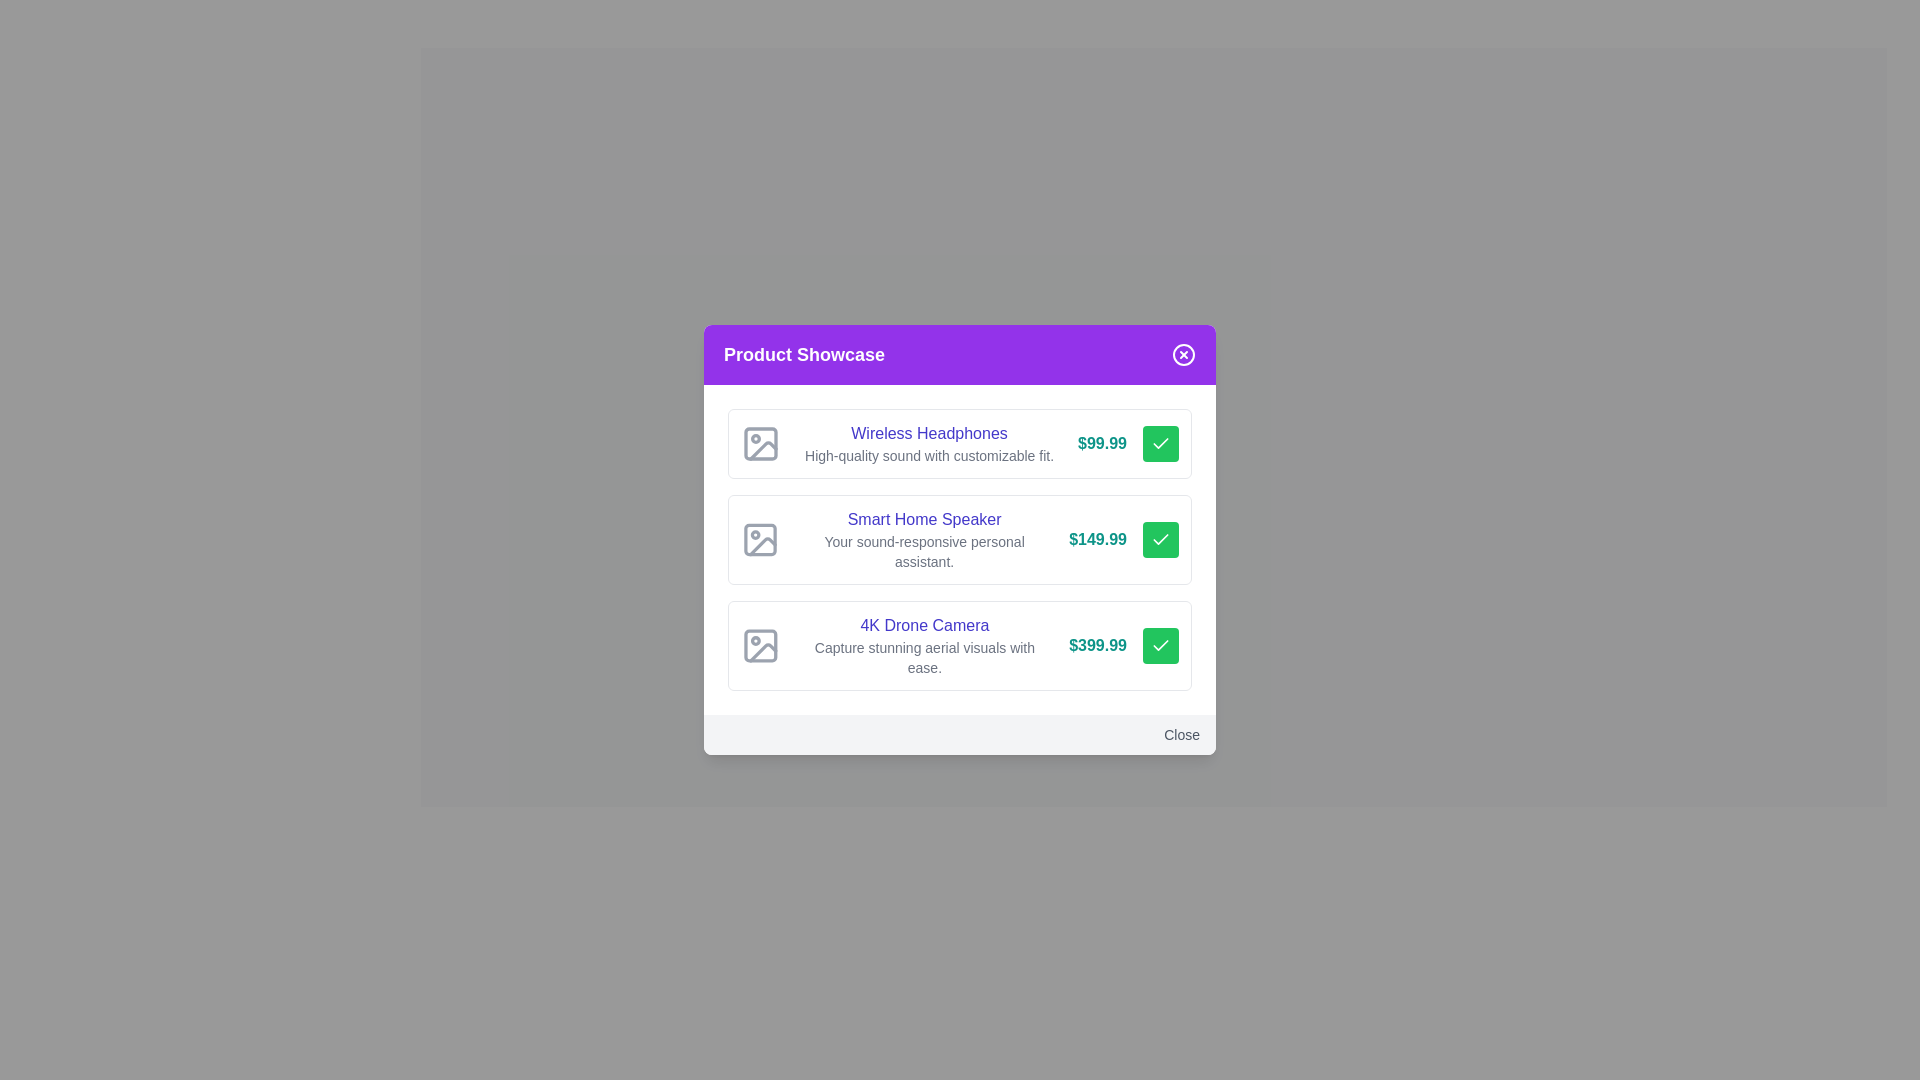  What do you see at coordinates (923, 645) in the screenshot?
I see `the Text Label that displays '4K Drone Camera' and 'Capture stunning aerial visuals with ease.' in a bold indigo and smaller gray font, respectively, located within the third product entry of a vertical list` at bounding box center [923, 645].